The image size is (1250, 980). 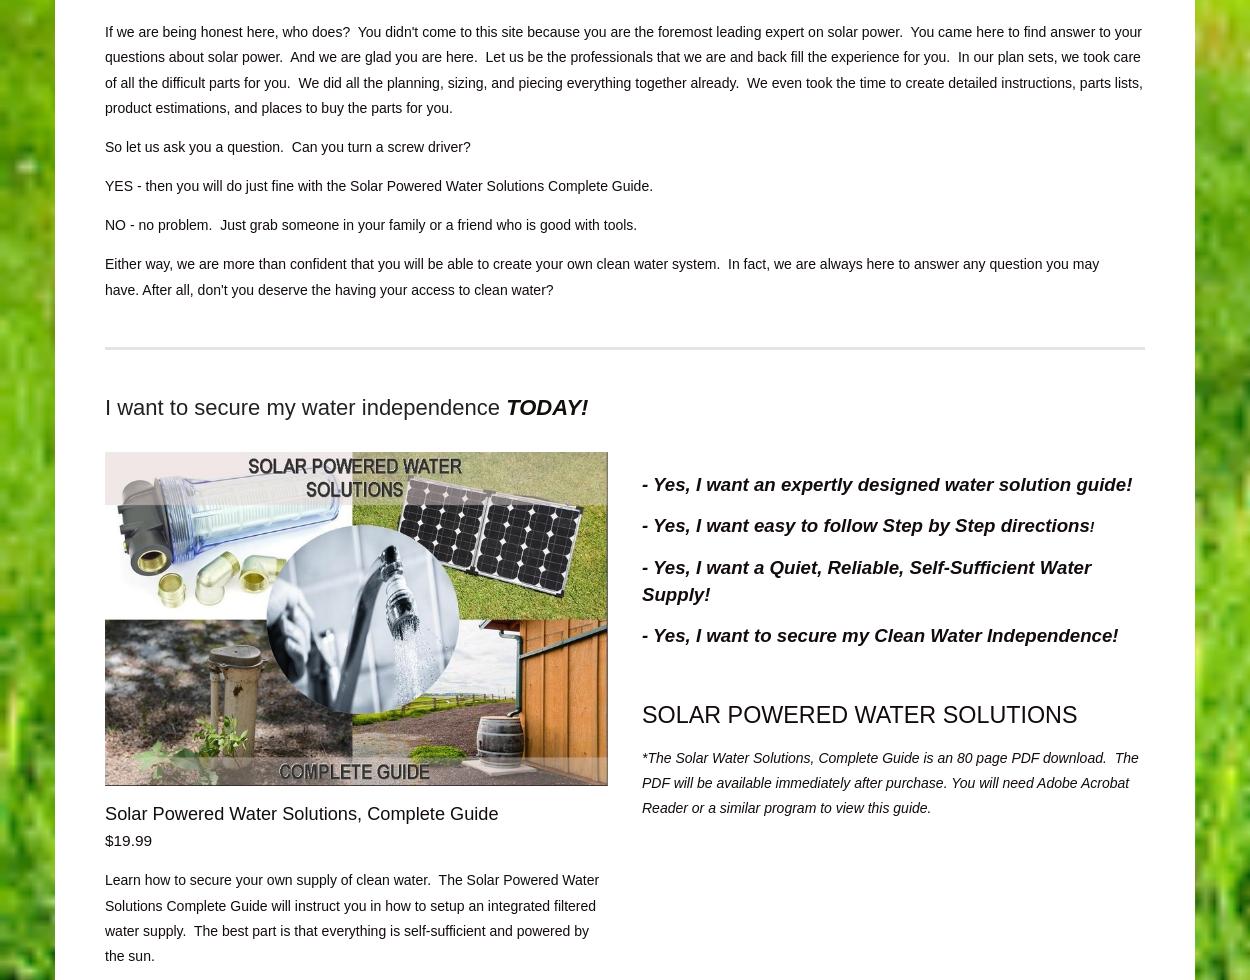 What do you see at coordinates (865, 579) in the screenshot?
I see `'- Yes, I want a Quiet, Reliable, Self-Sufficient Water Supply!'` at bounding box center [865, 579].